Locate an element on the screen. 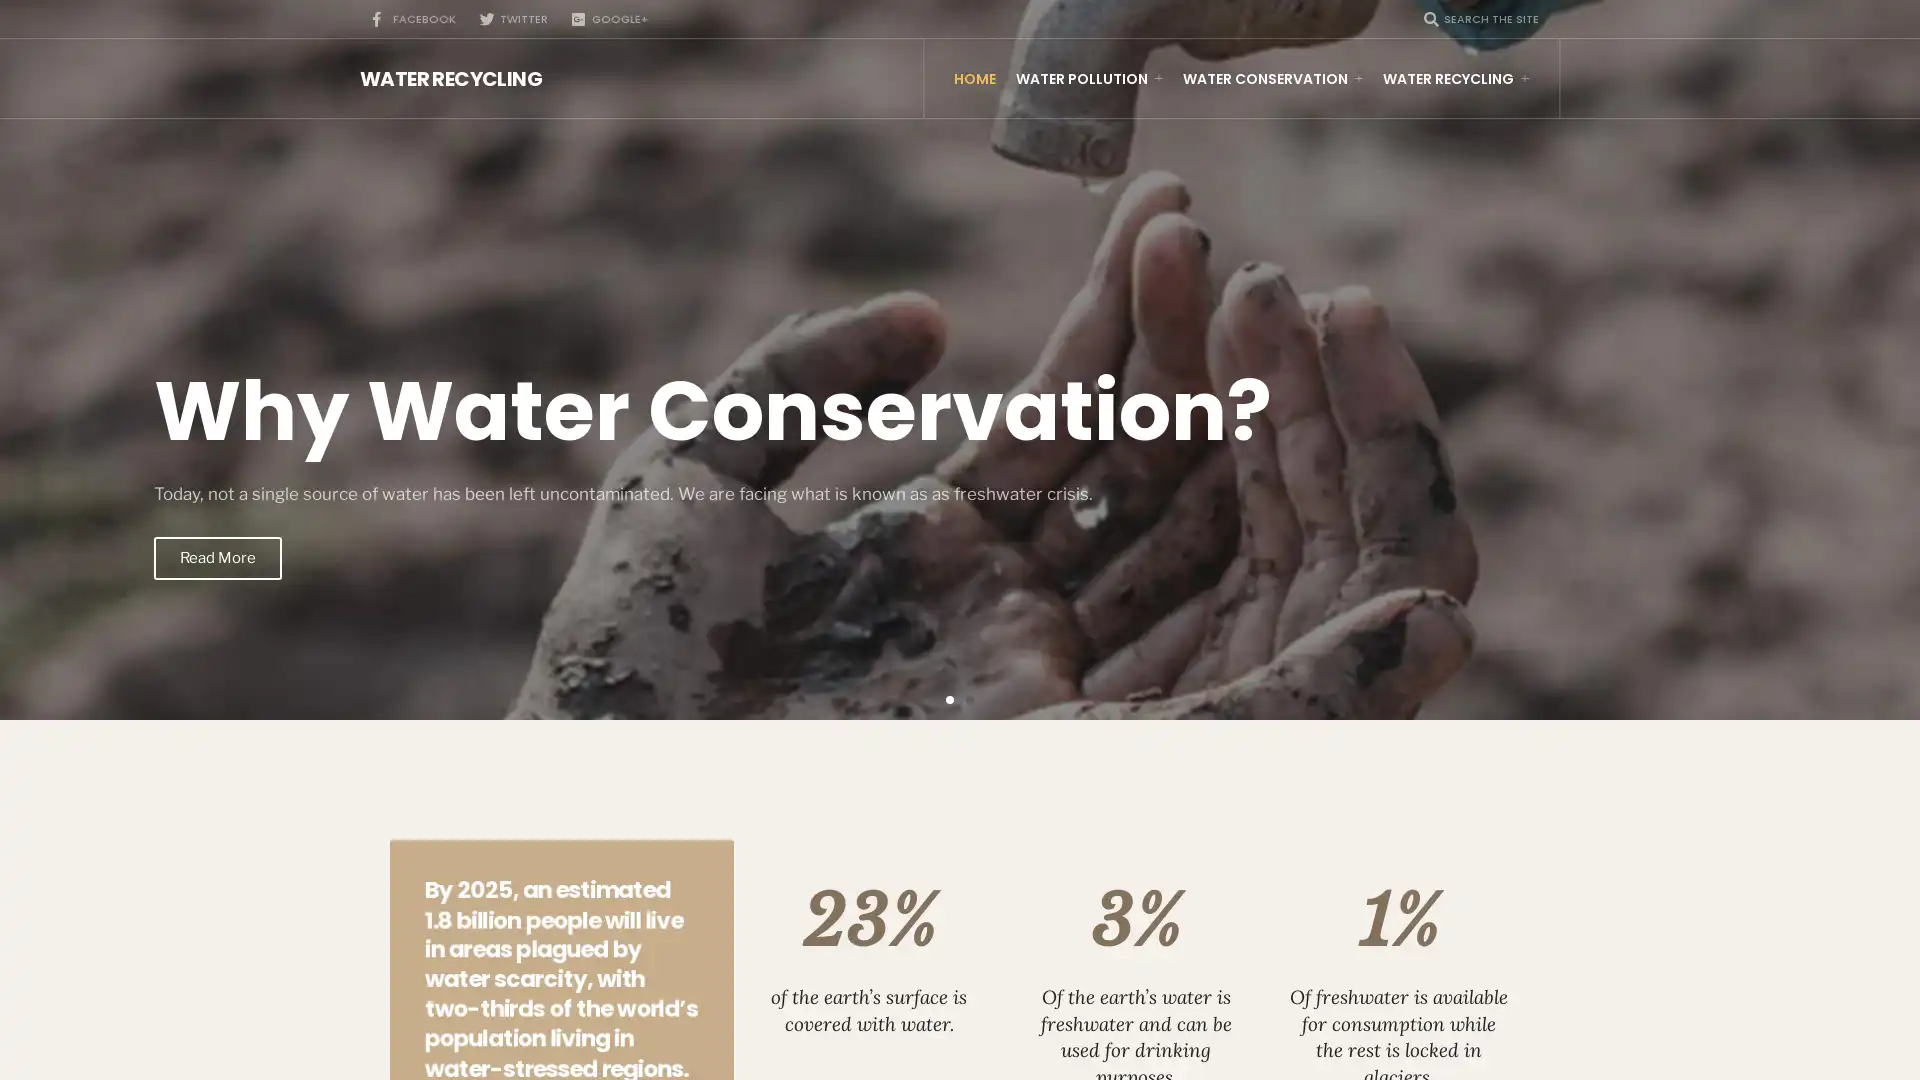 The width and height of the screenshot is (1920, 1080). Go to slide 2 is located at coordinates (969, 698).